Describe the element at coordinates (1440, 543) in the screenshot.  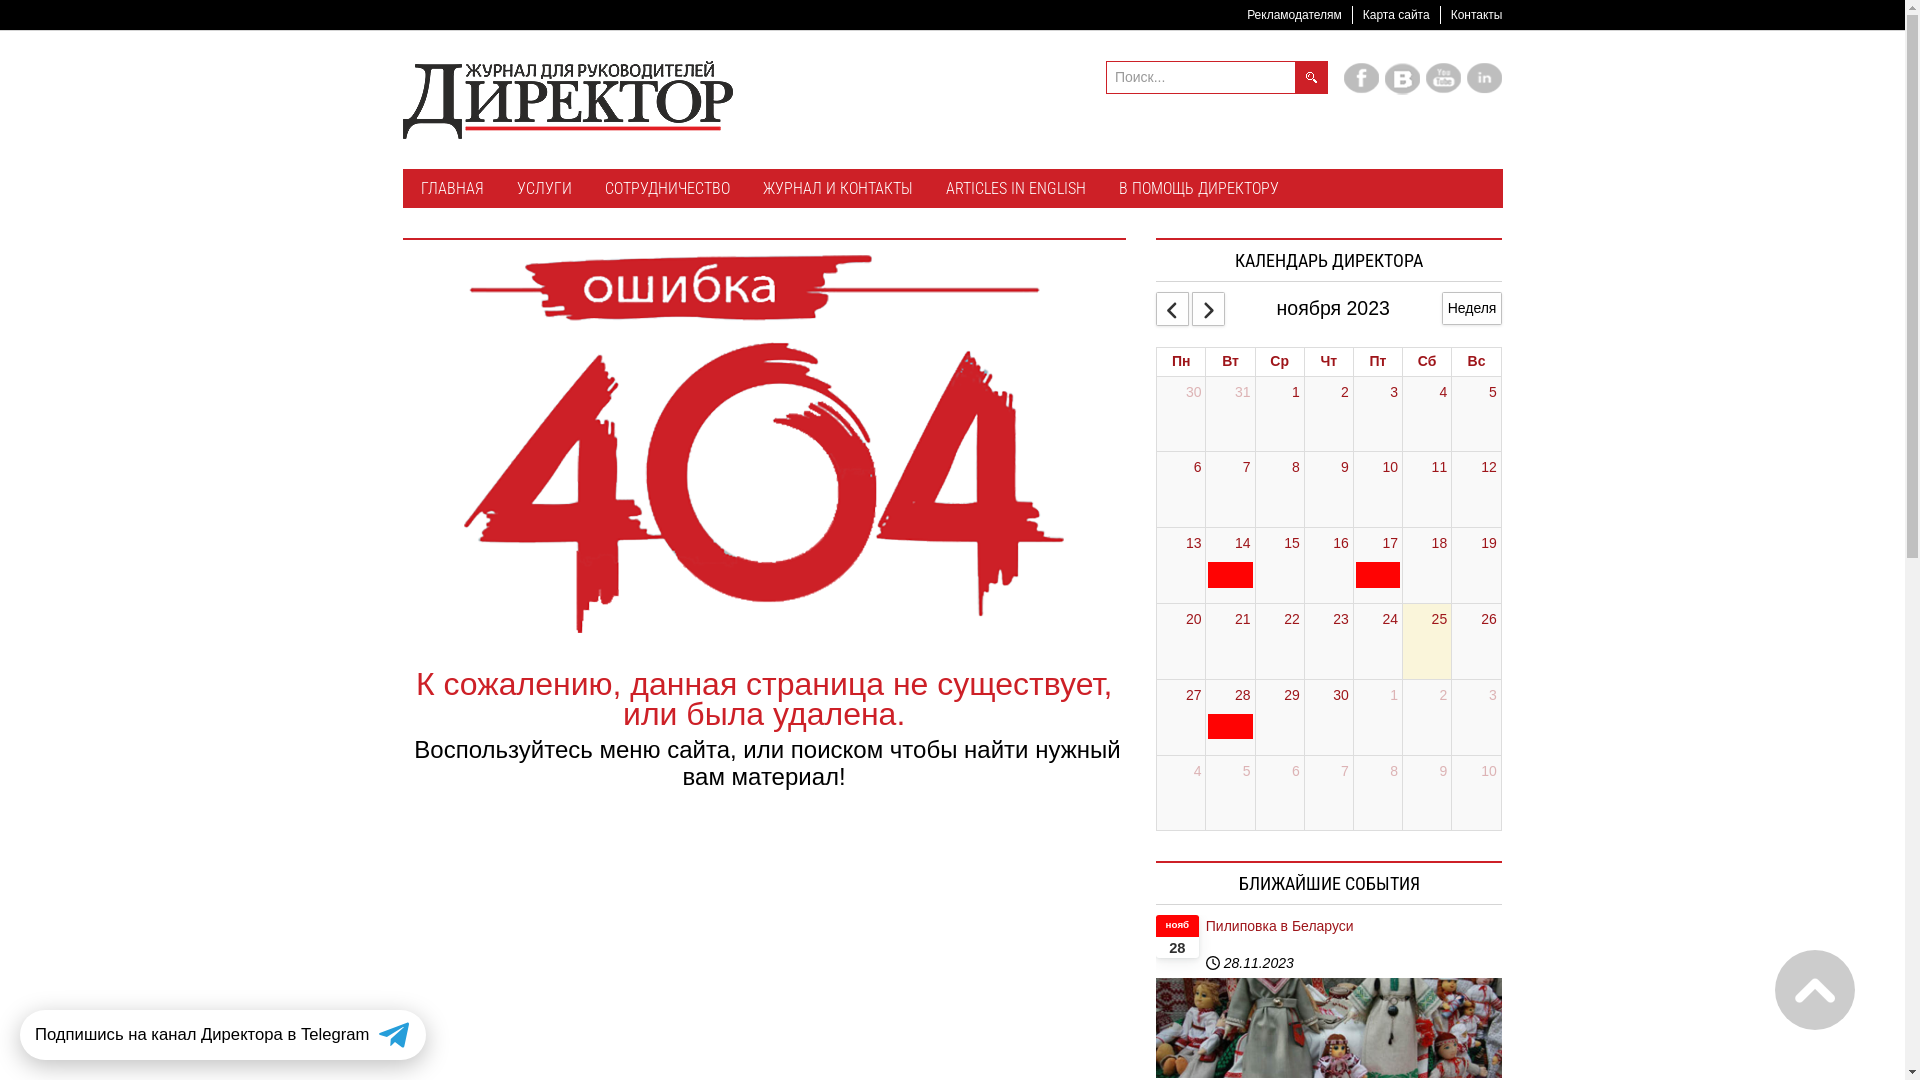
I see `'18'` at that location.